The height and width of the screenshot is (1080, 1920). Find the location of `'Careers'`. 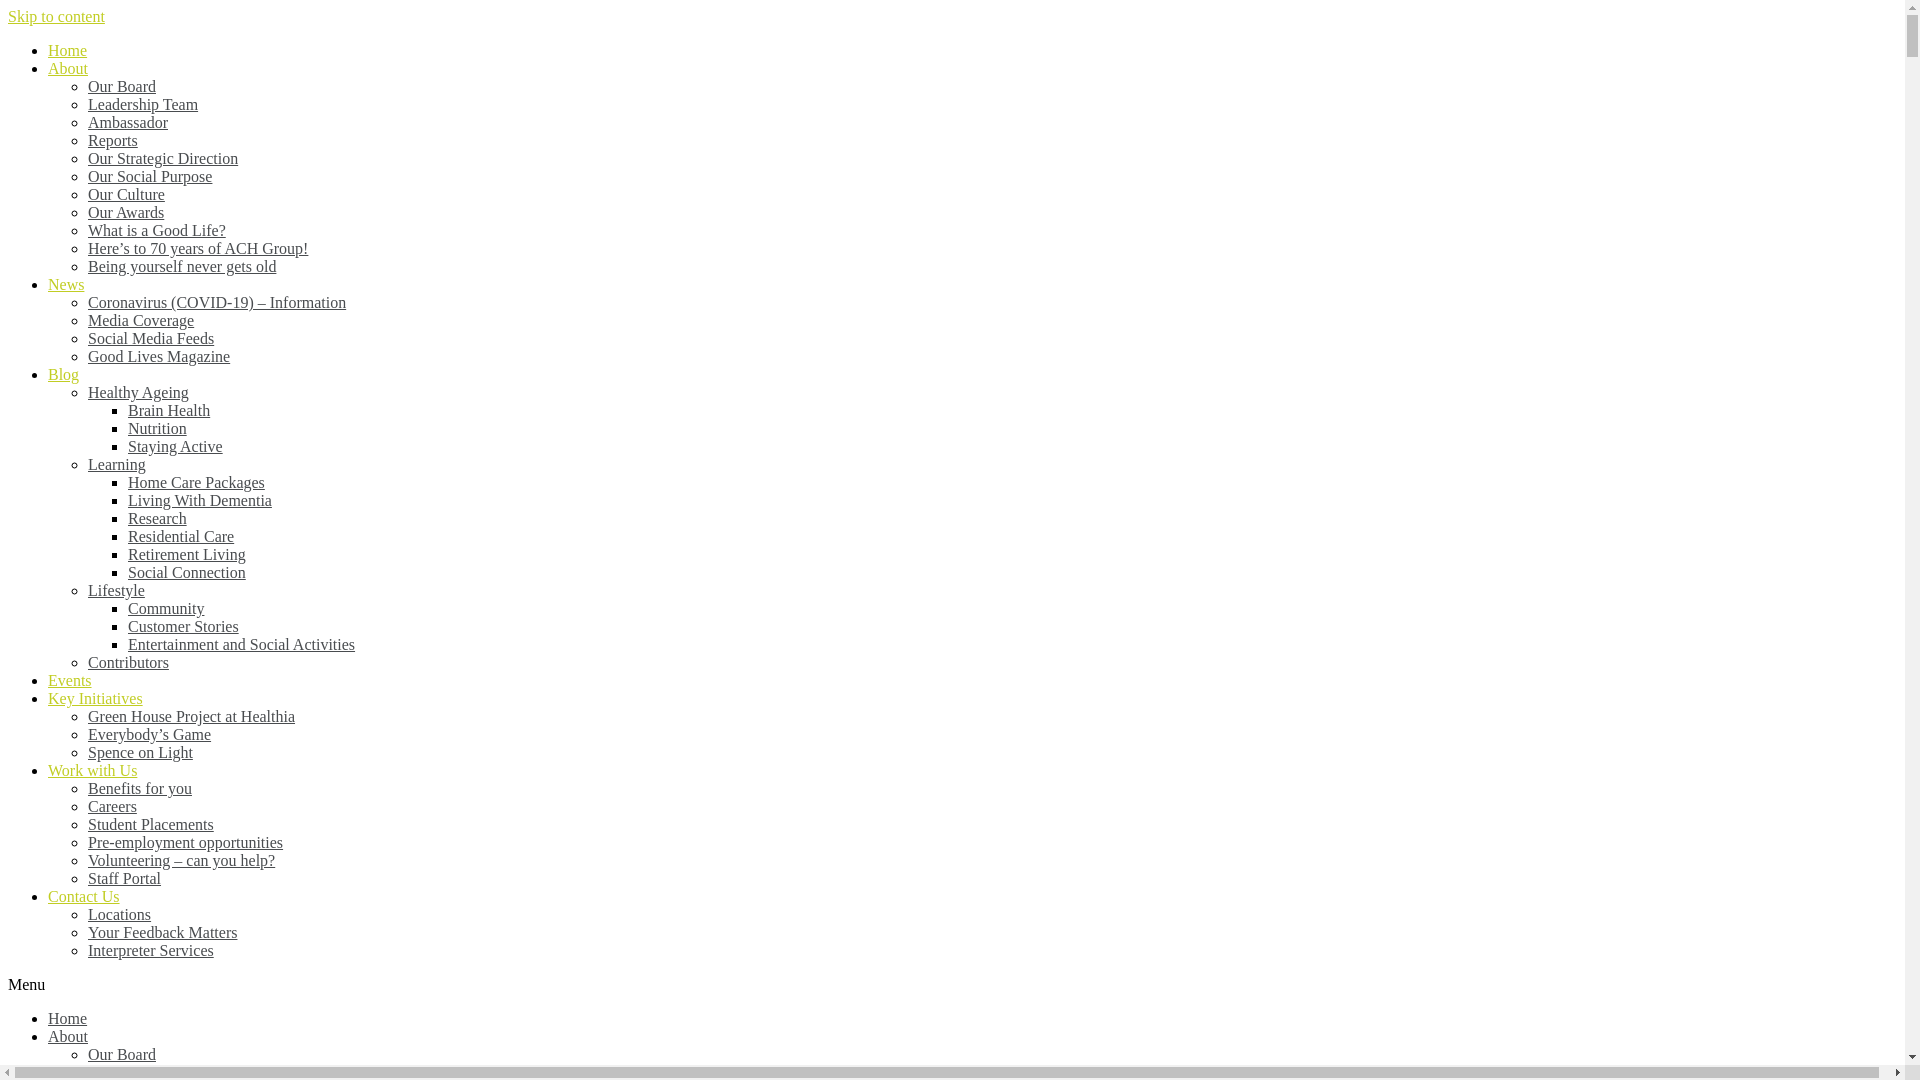

'Careers' is located at coordinates (111, 805).